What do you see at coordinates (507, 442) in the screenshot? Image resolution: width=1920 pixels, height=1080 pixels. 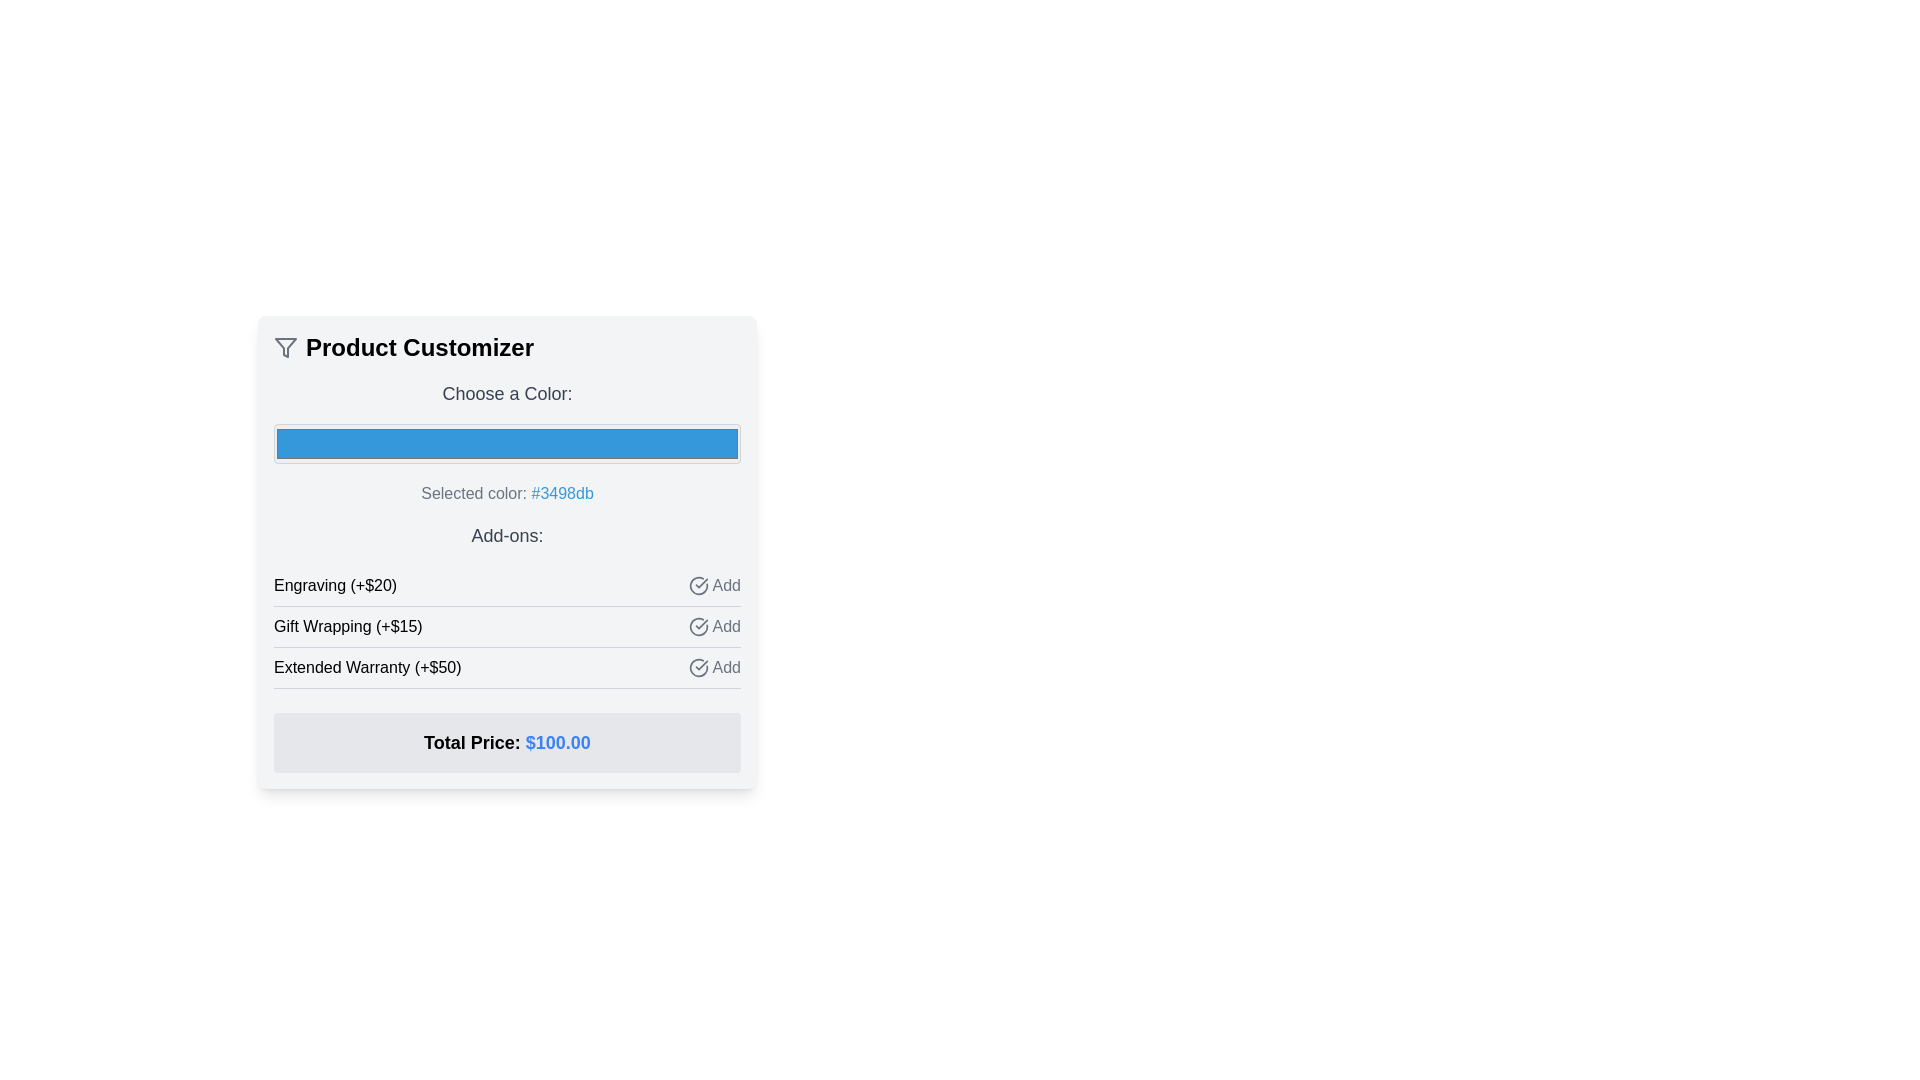 I see `the horizontal color selection bar with a light blue fill and a thin gray border` at bounding box center [507, 442].